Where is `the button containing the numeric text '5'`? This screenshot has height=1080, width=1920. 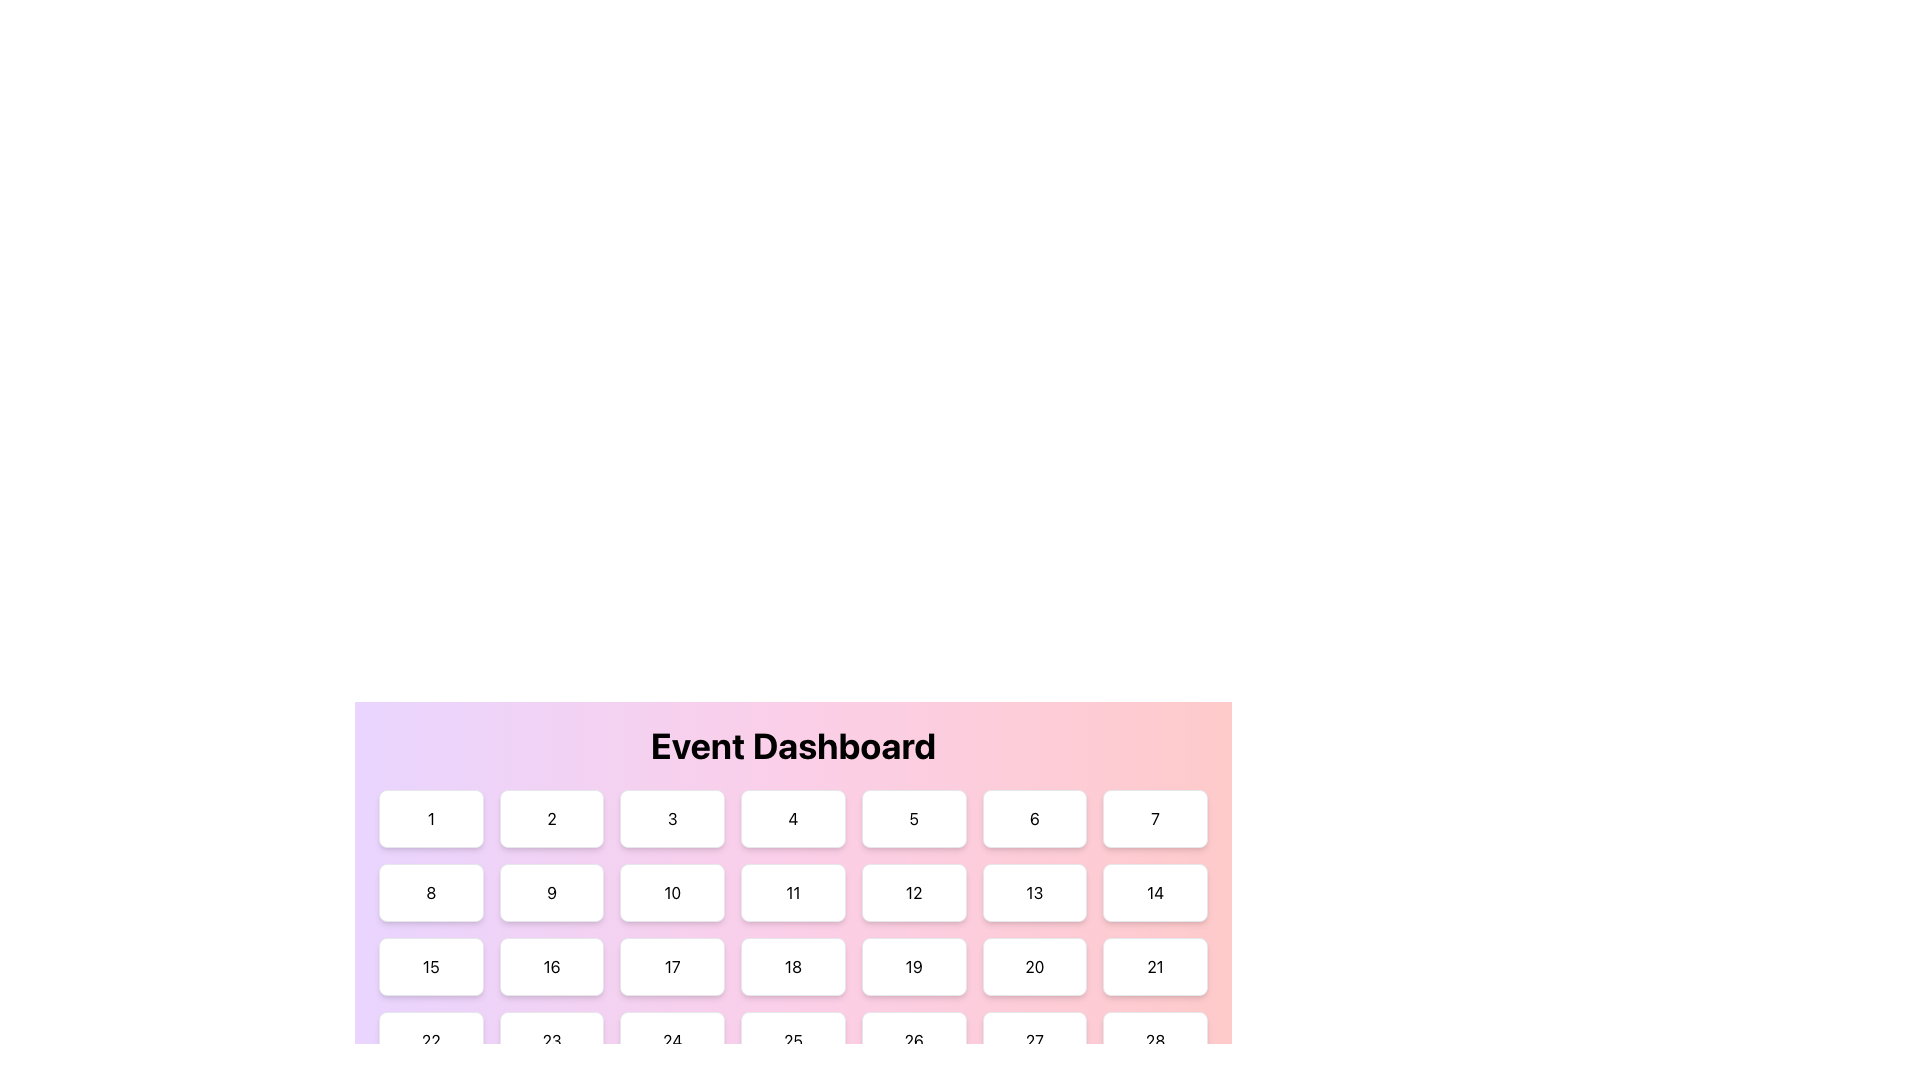
the button containing the numeric text '5' is located at coordinates (913, 818).